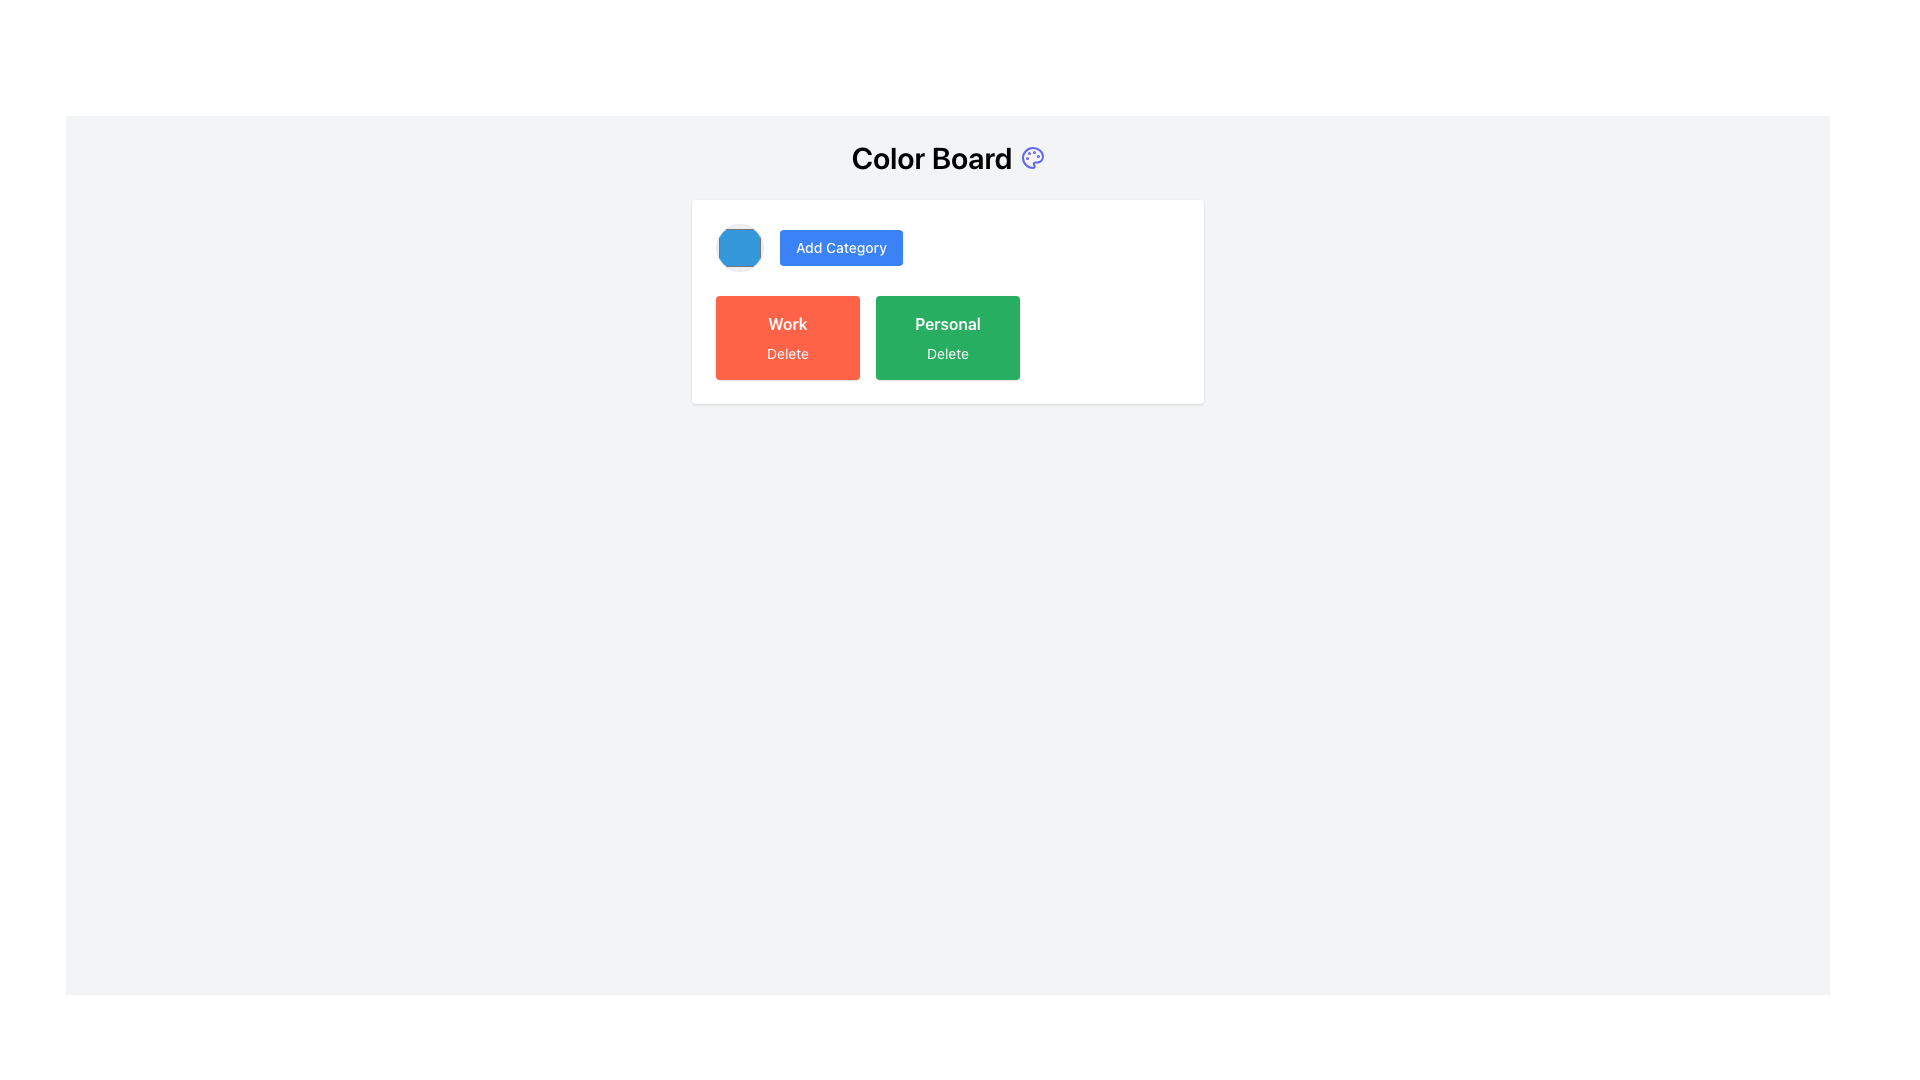 The image size is (1920, 1080). I want to click on the 'Personal' label styled in white font within the green button in the right section of the central panel, beneath the 'Color Board' heading, so click(947, 323).